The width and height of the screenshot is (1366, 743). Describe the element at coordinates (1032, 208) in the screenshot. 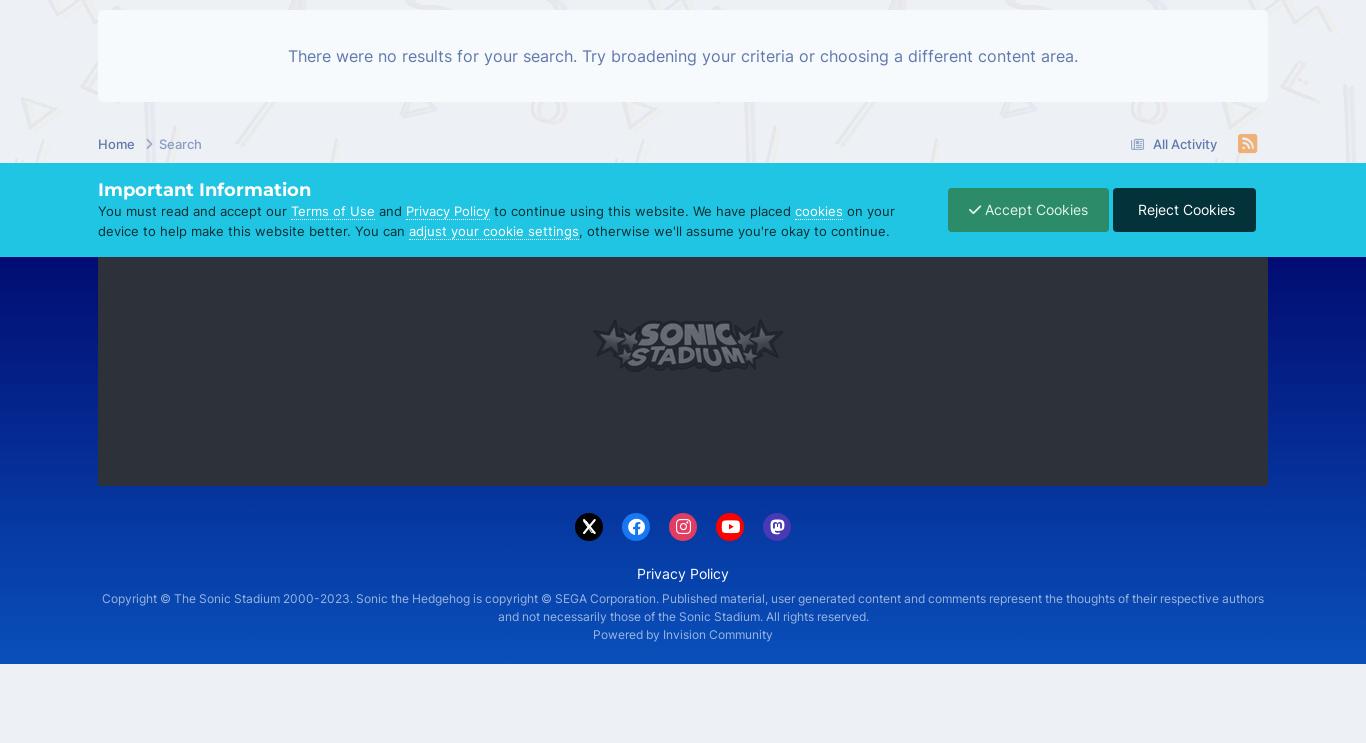

I see `'Accept Cookies'` at that location.